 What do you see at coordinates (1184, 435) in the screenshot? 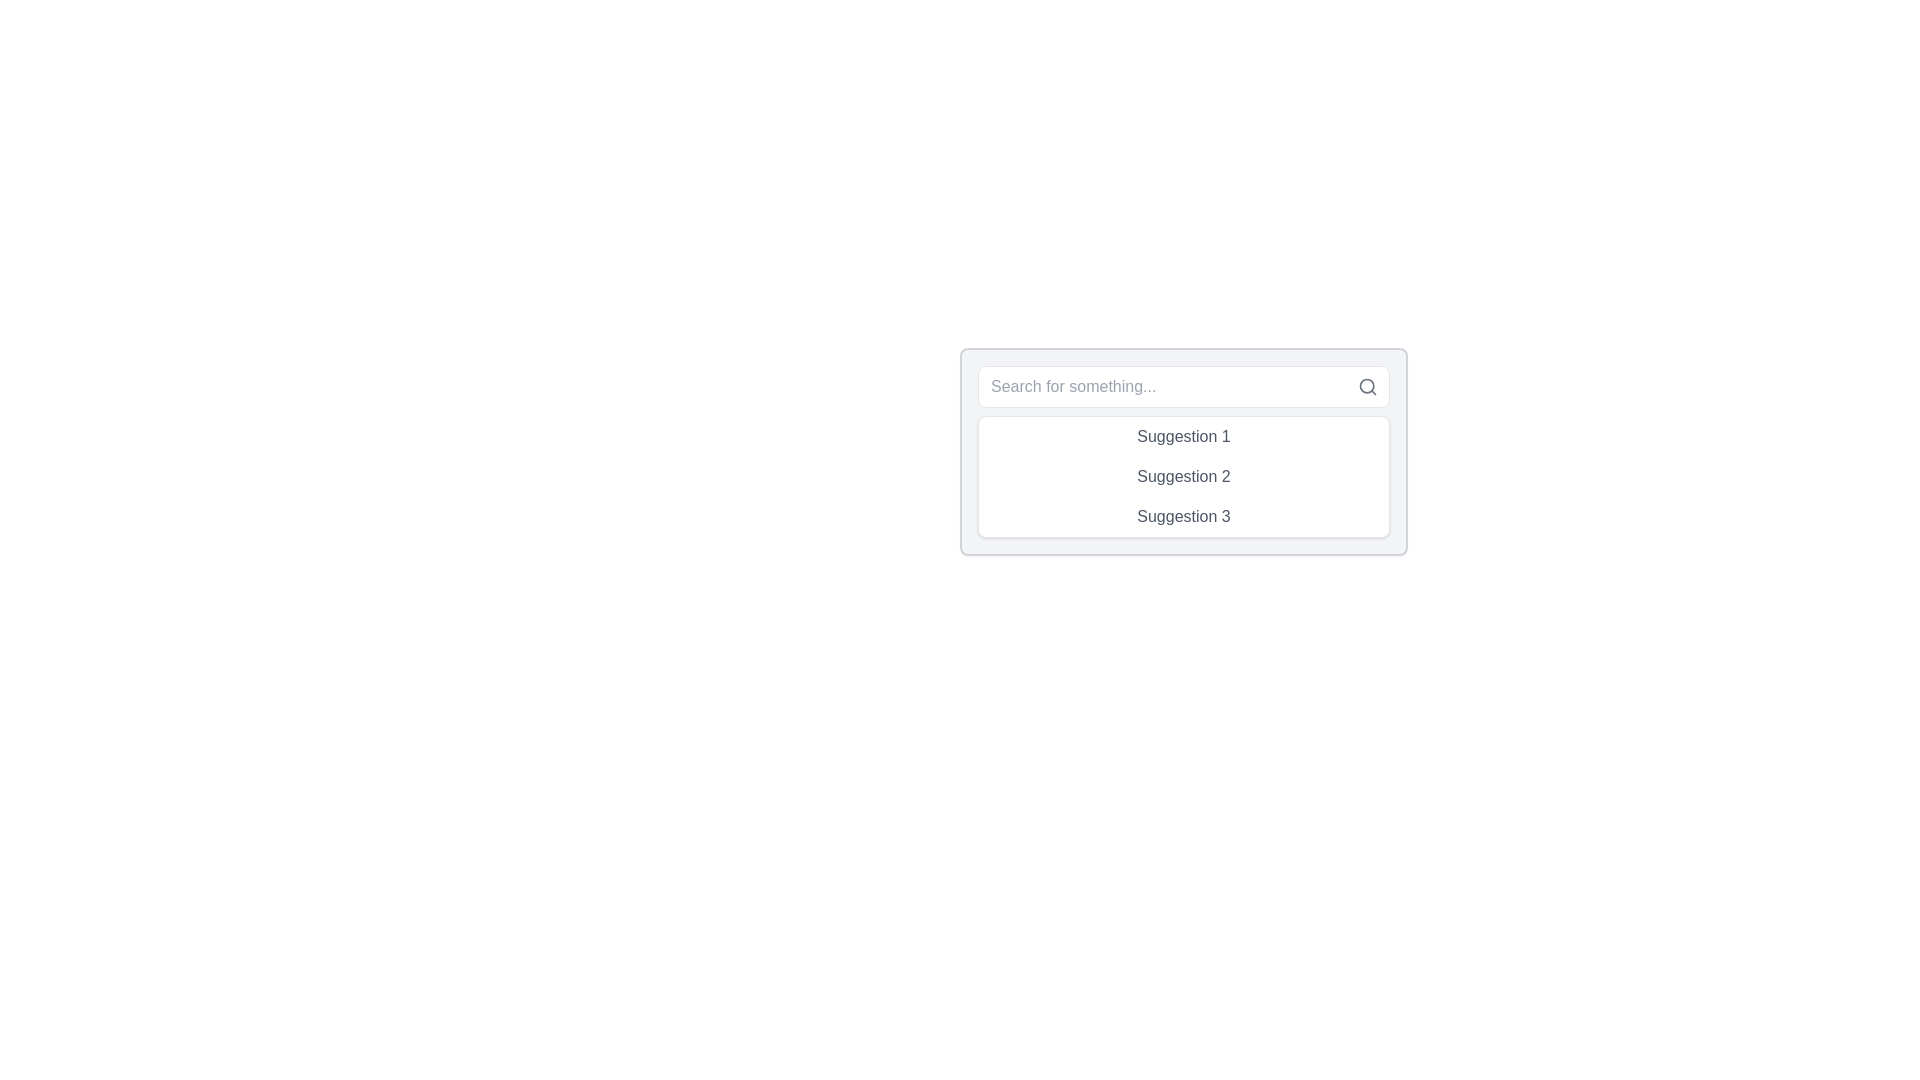
I see `the first selectable suggestion item in the dropdown menu that appears below the 'Search for something...' input field` at bounding box center [1184, 435].